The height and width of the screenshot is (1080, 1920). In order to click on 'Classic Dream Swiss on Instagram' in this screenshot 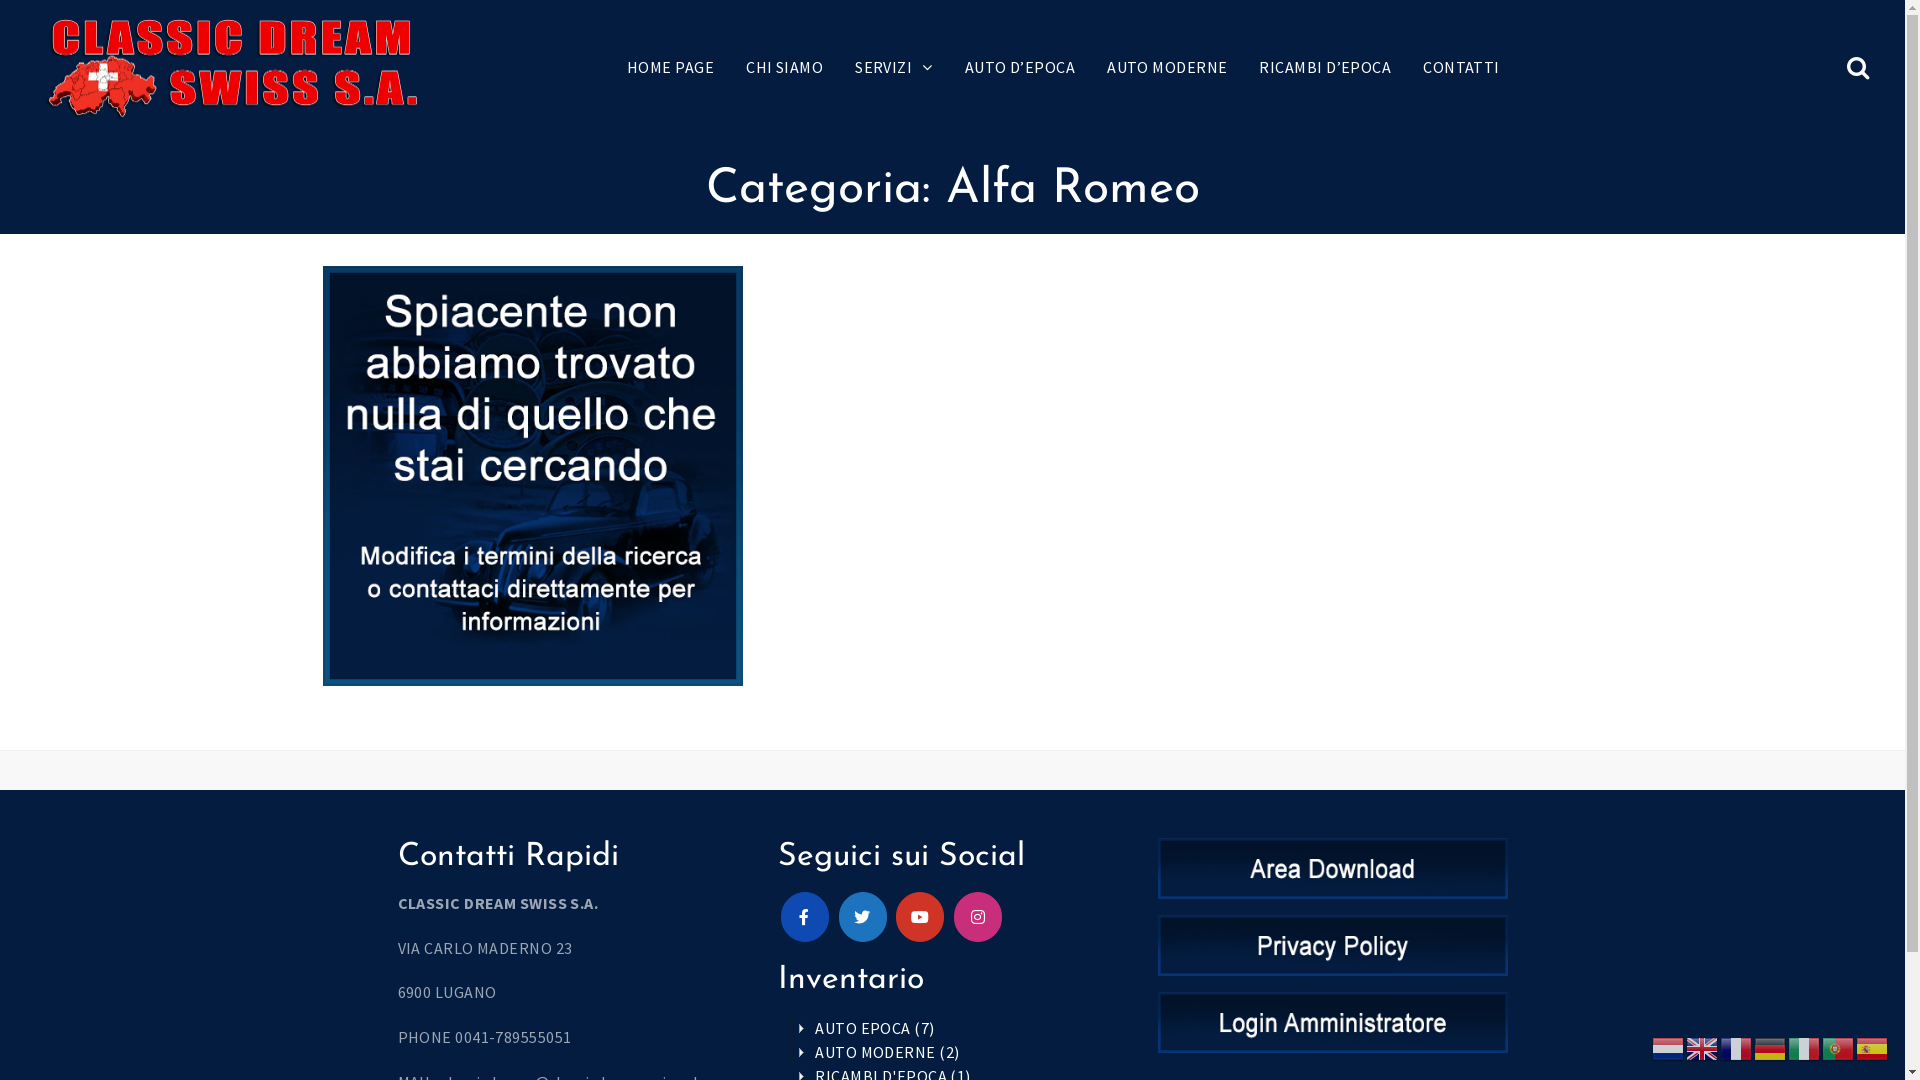, I will do `click(978, 917)`.